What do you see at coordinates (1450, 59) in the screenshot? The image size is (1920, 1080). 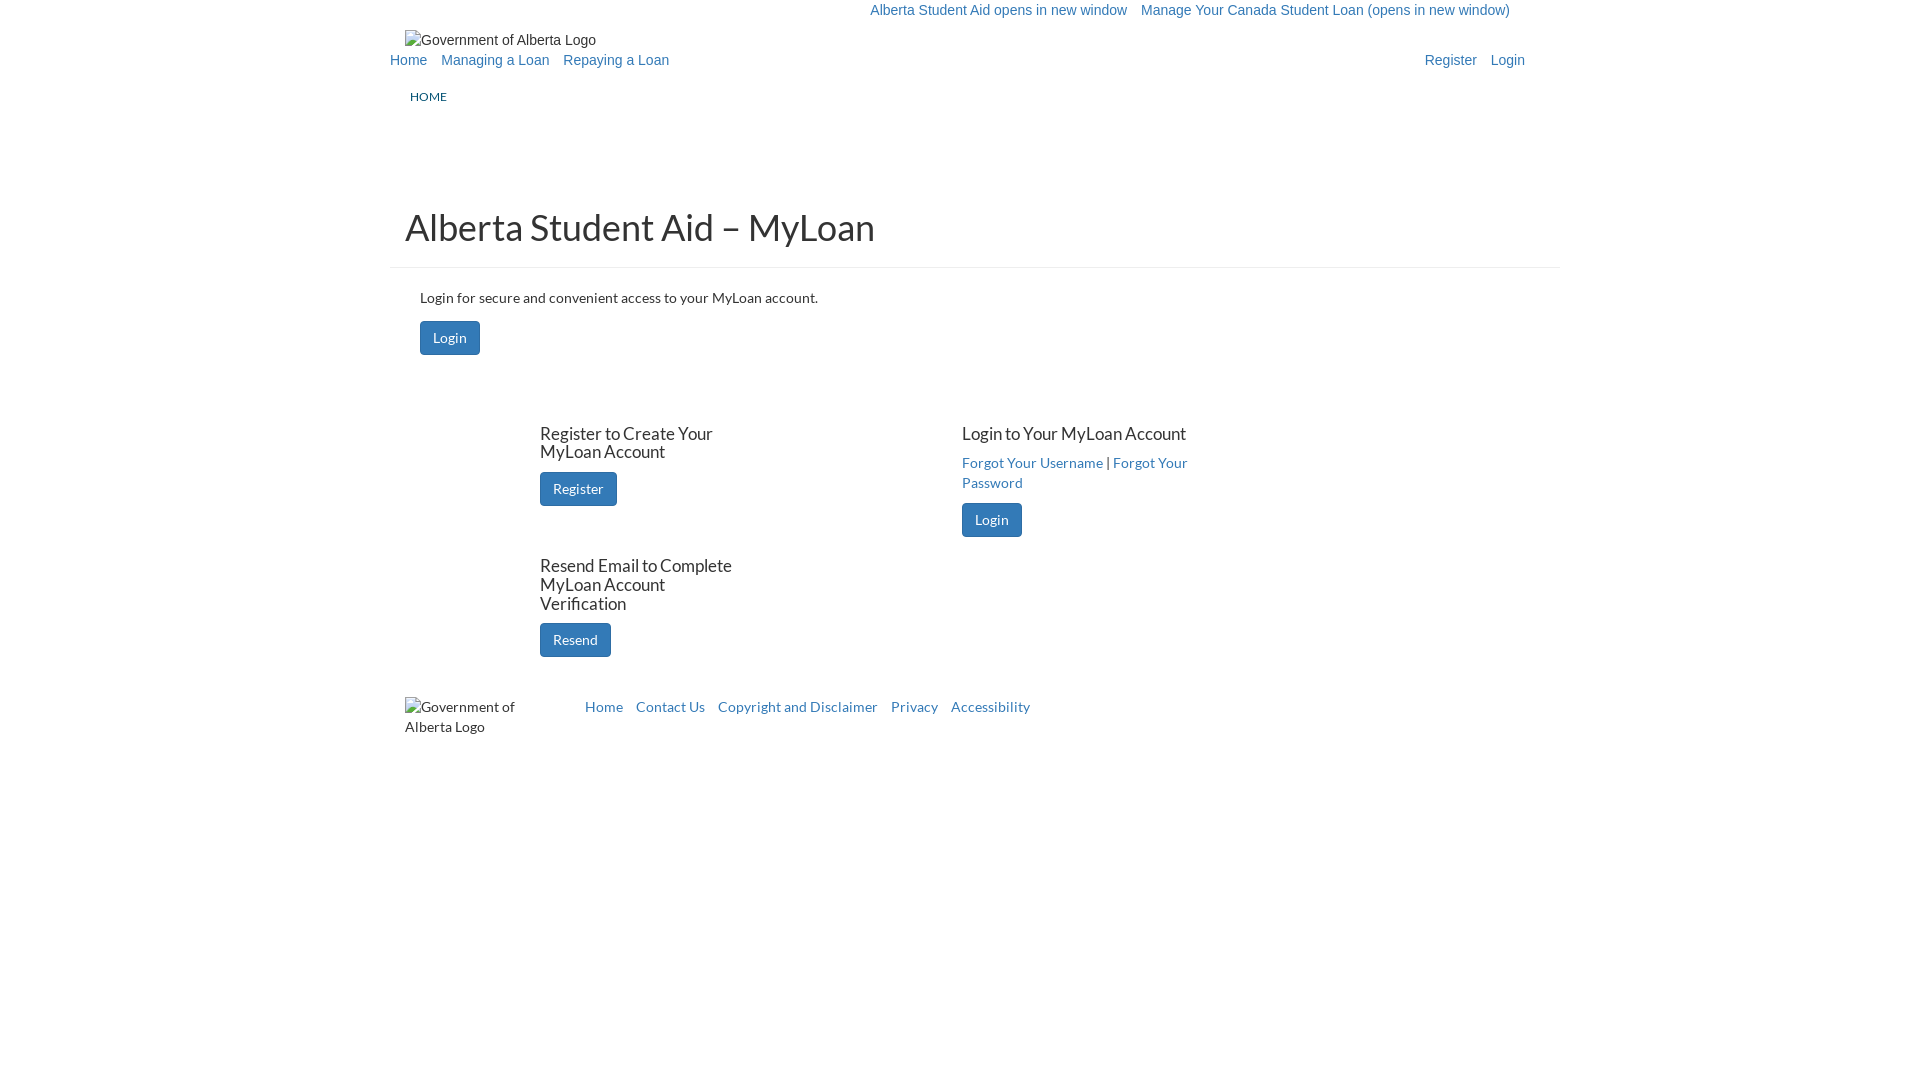 I see `'Register'` at bounding box center [1450, 59].